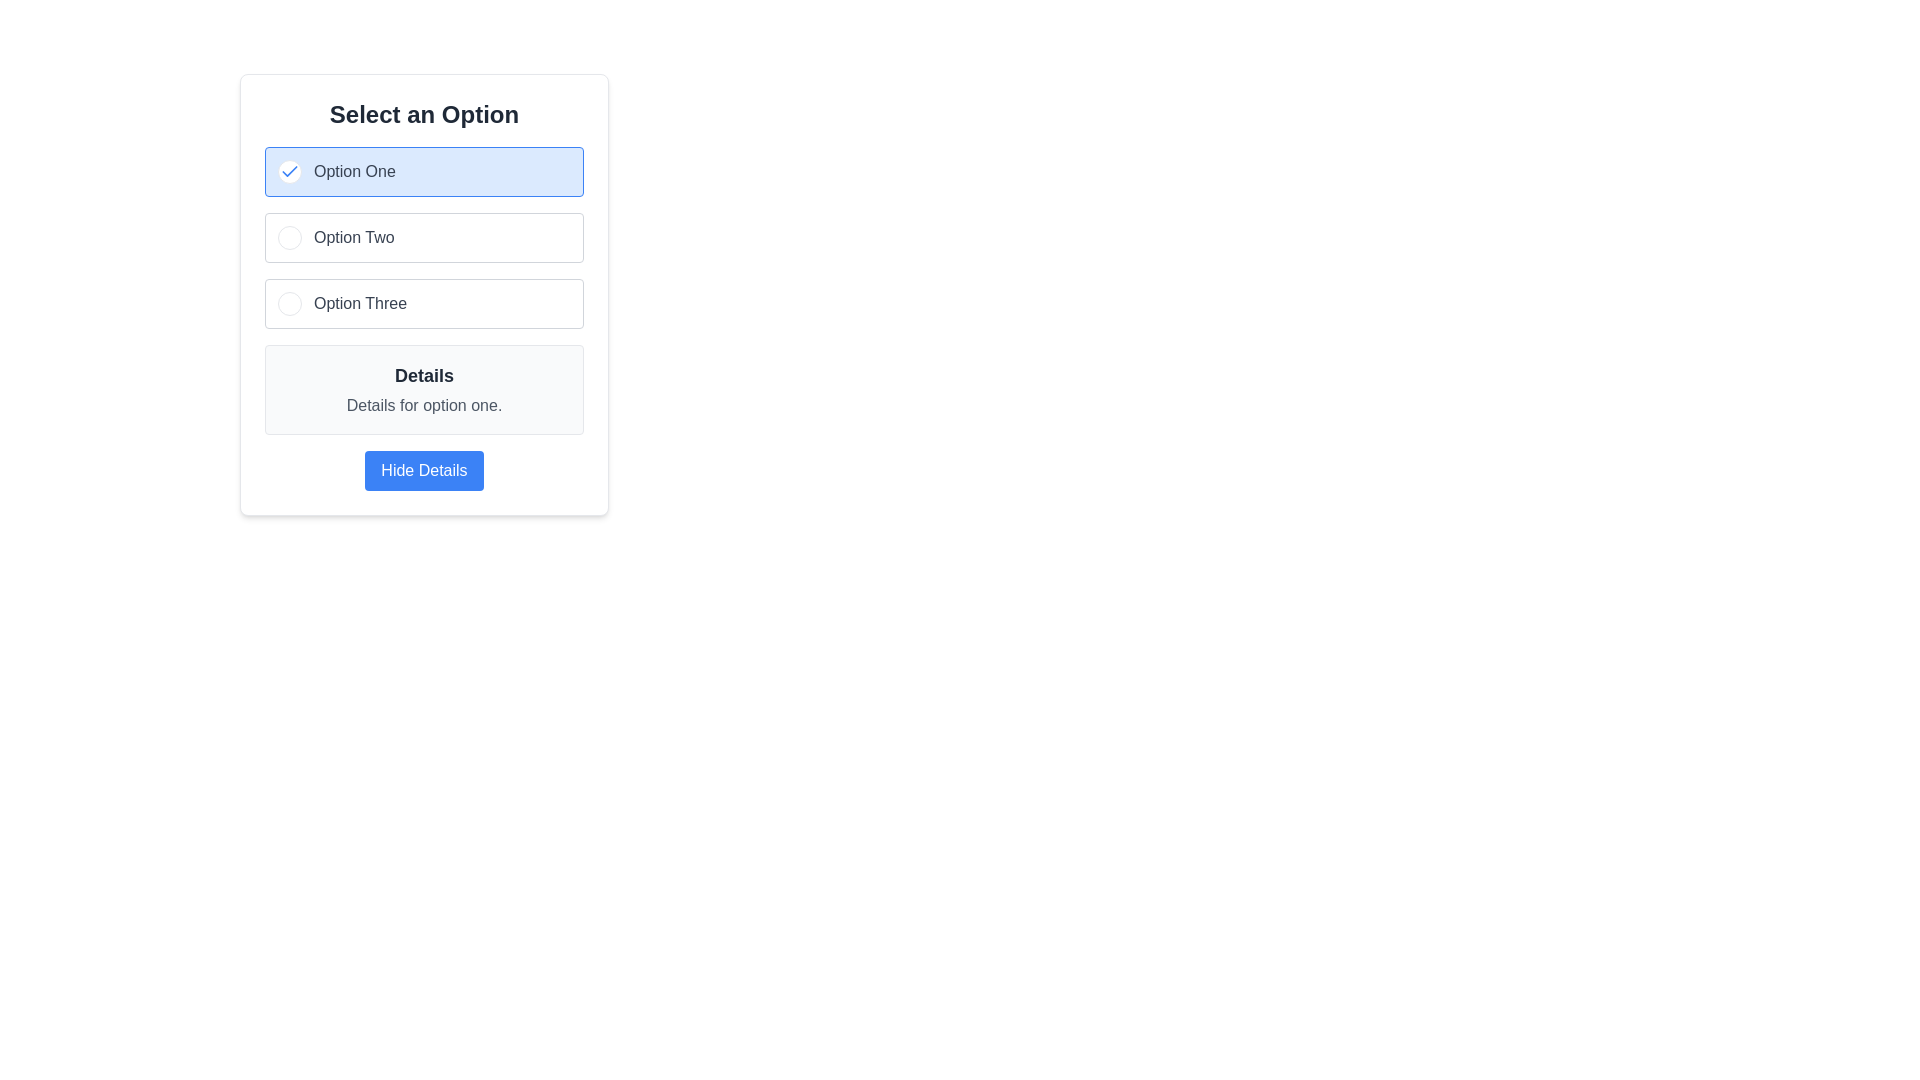  Describe the element at coordinates (423, 375) in the screenshot. I see `the Text Label that serves as a header for the details section, located above the descriptive text 'Details for option one.' and below the 'Hide Details' button` at that location.